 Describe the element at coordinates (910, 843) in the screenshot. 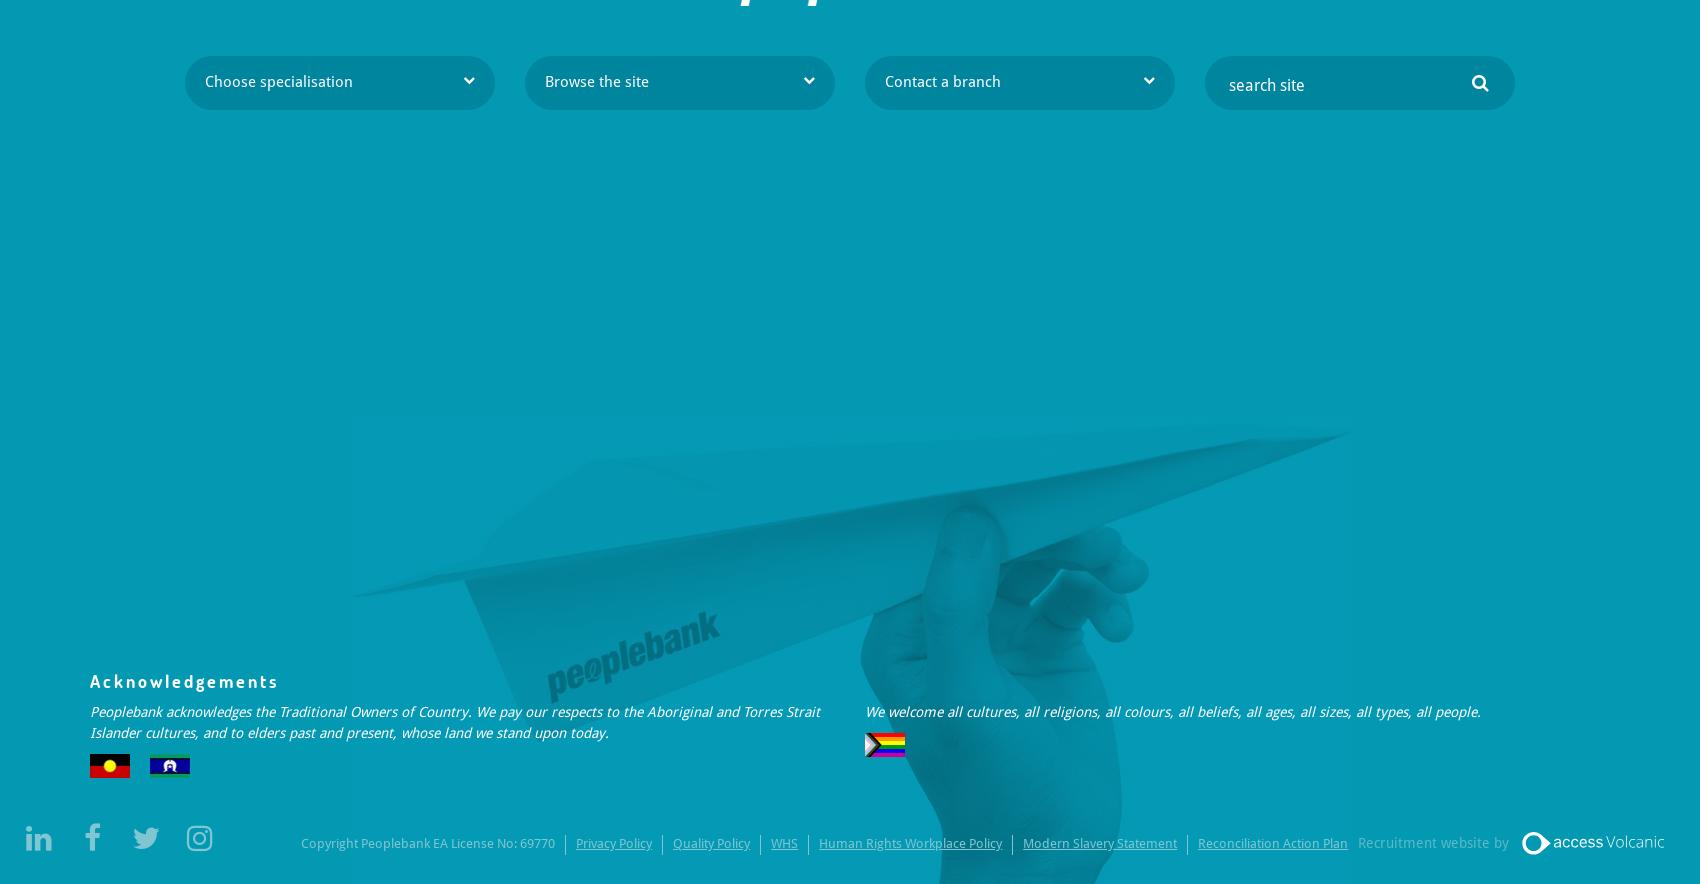

I see `'Human Rights Workplace Policy'` at that location.